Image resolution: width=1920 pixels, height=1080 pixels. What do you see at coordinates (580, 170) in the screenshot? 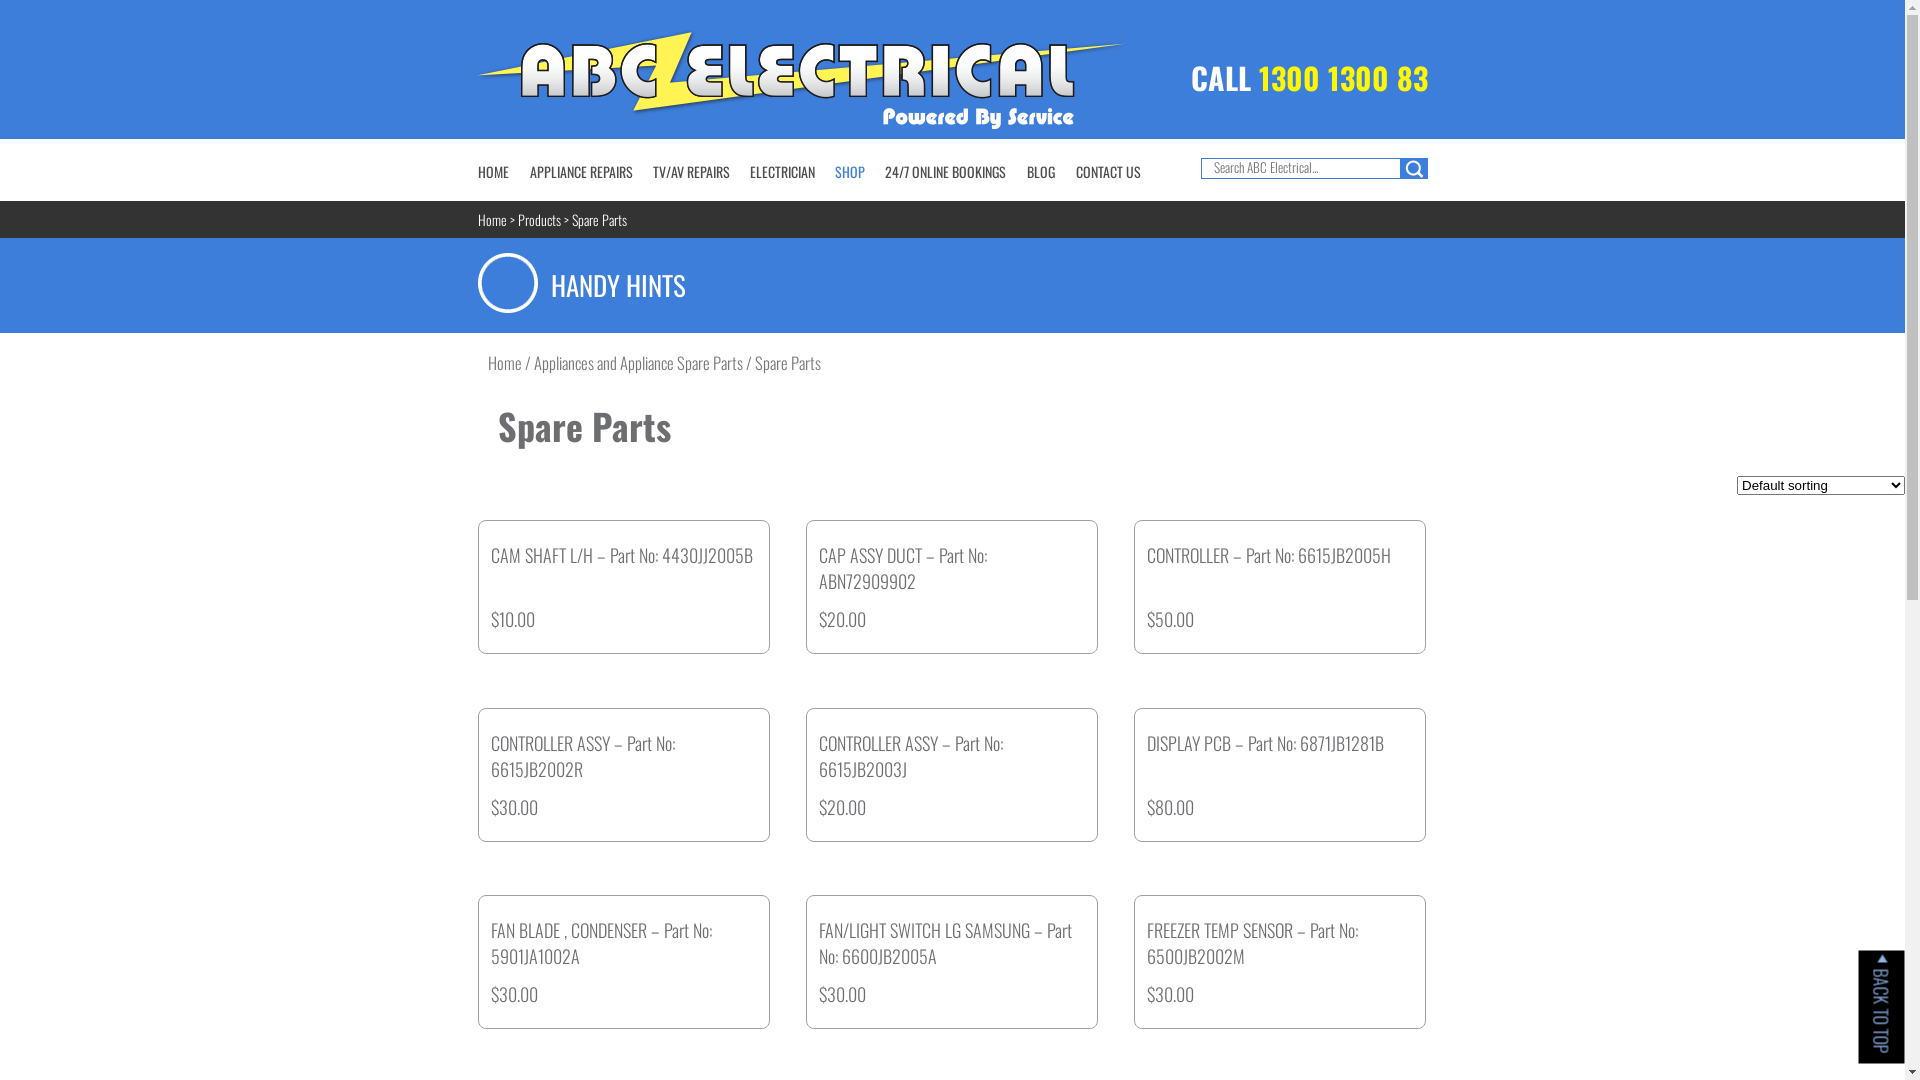
I see `'APPLIANCE REPAIRS'` at bounding box center [580, 170].